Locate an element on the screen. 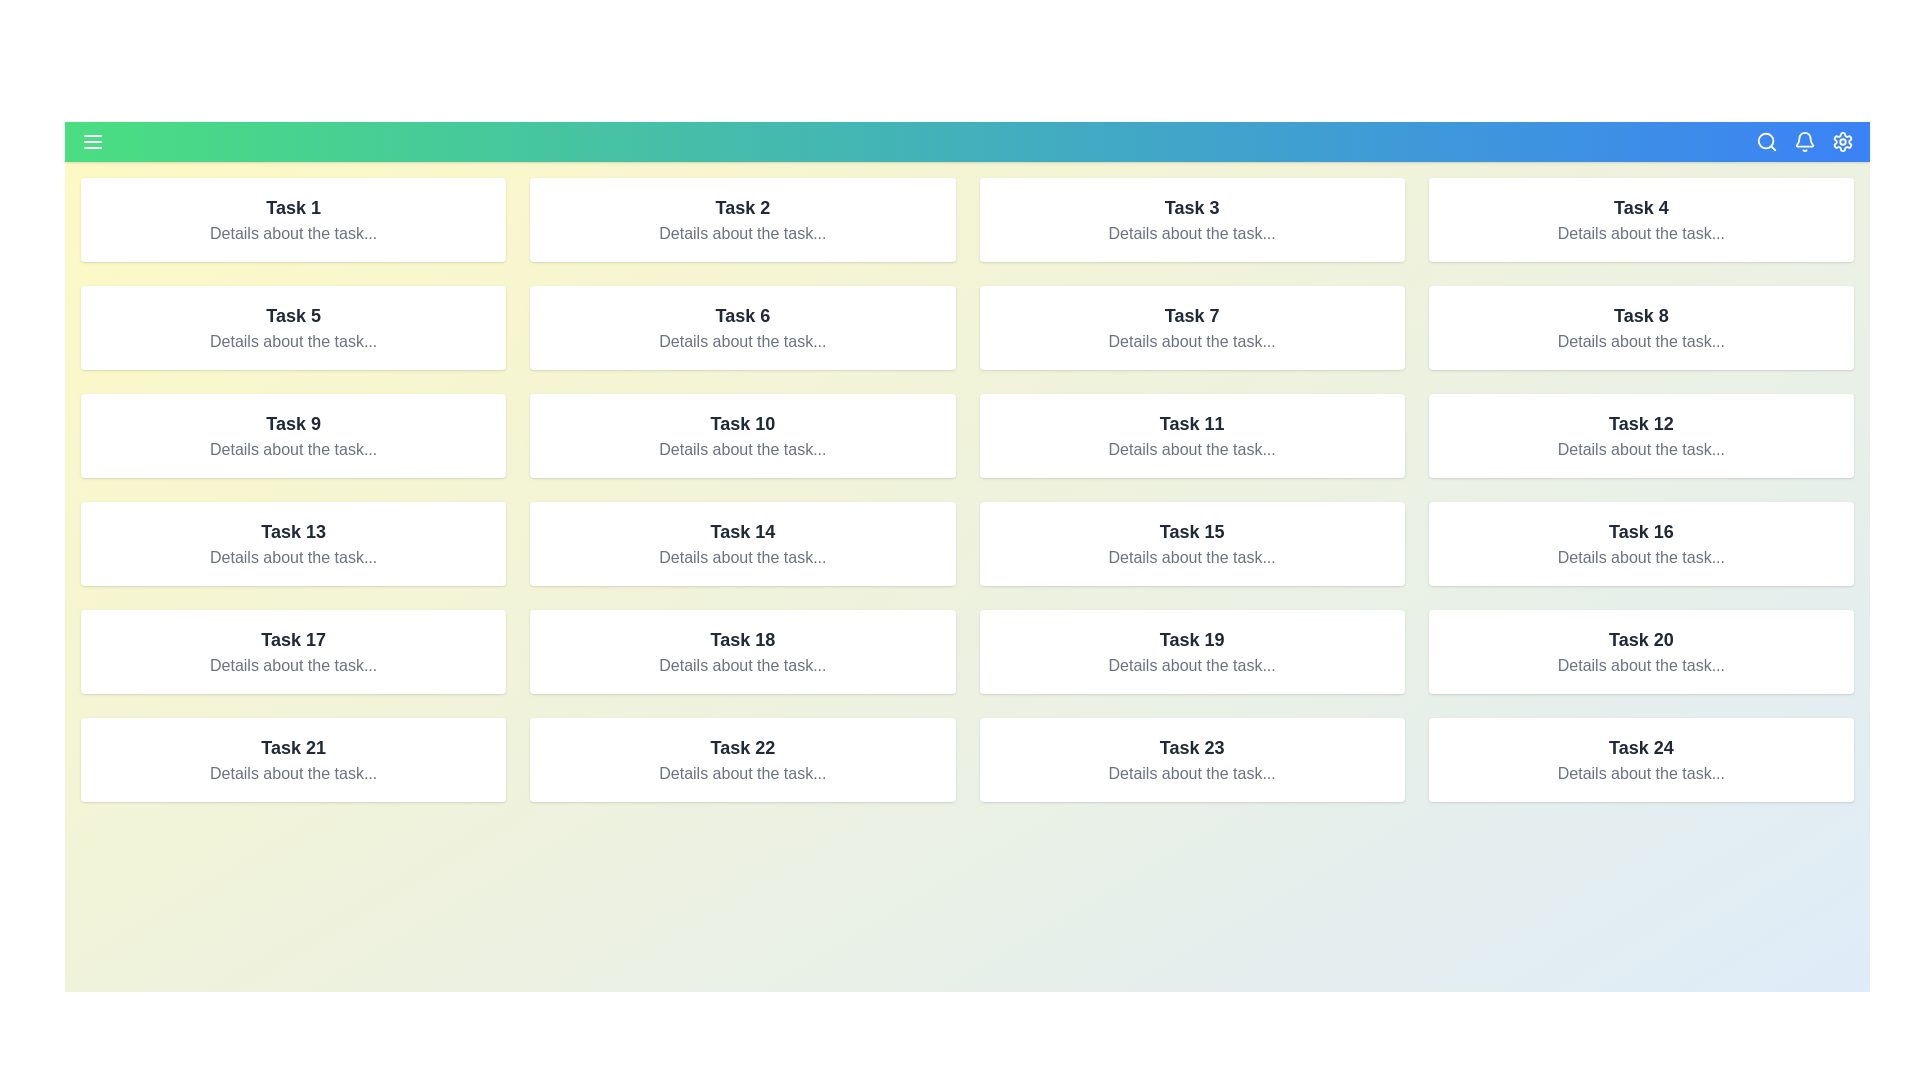 The image size is (1920, 1080). the magnifying glass icon to initiate the search is located at coordinates (1766, 141).